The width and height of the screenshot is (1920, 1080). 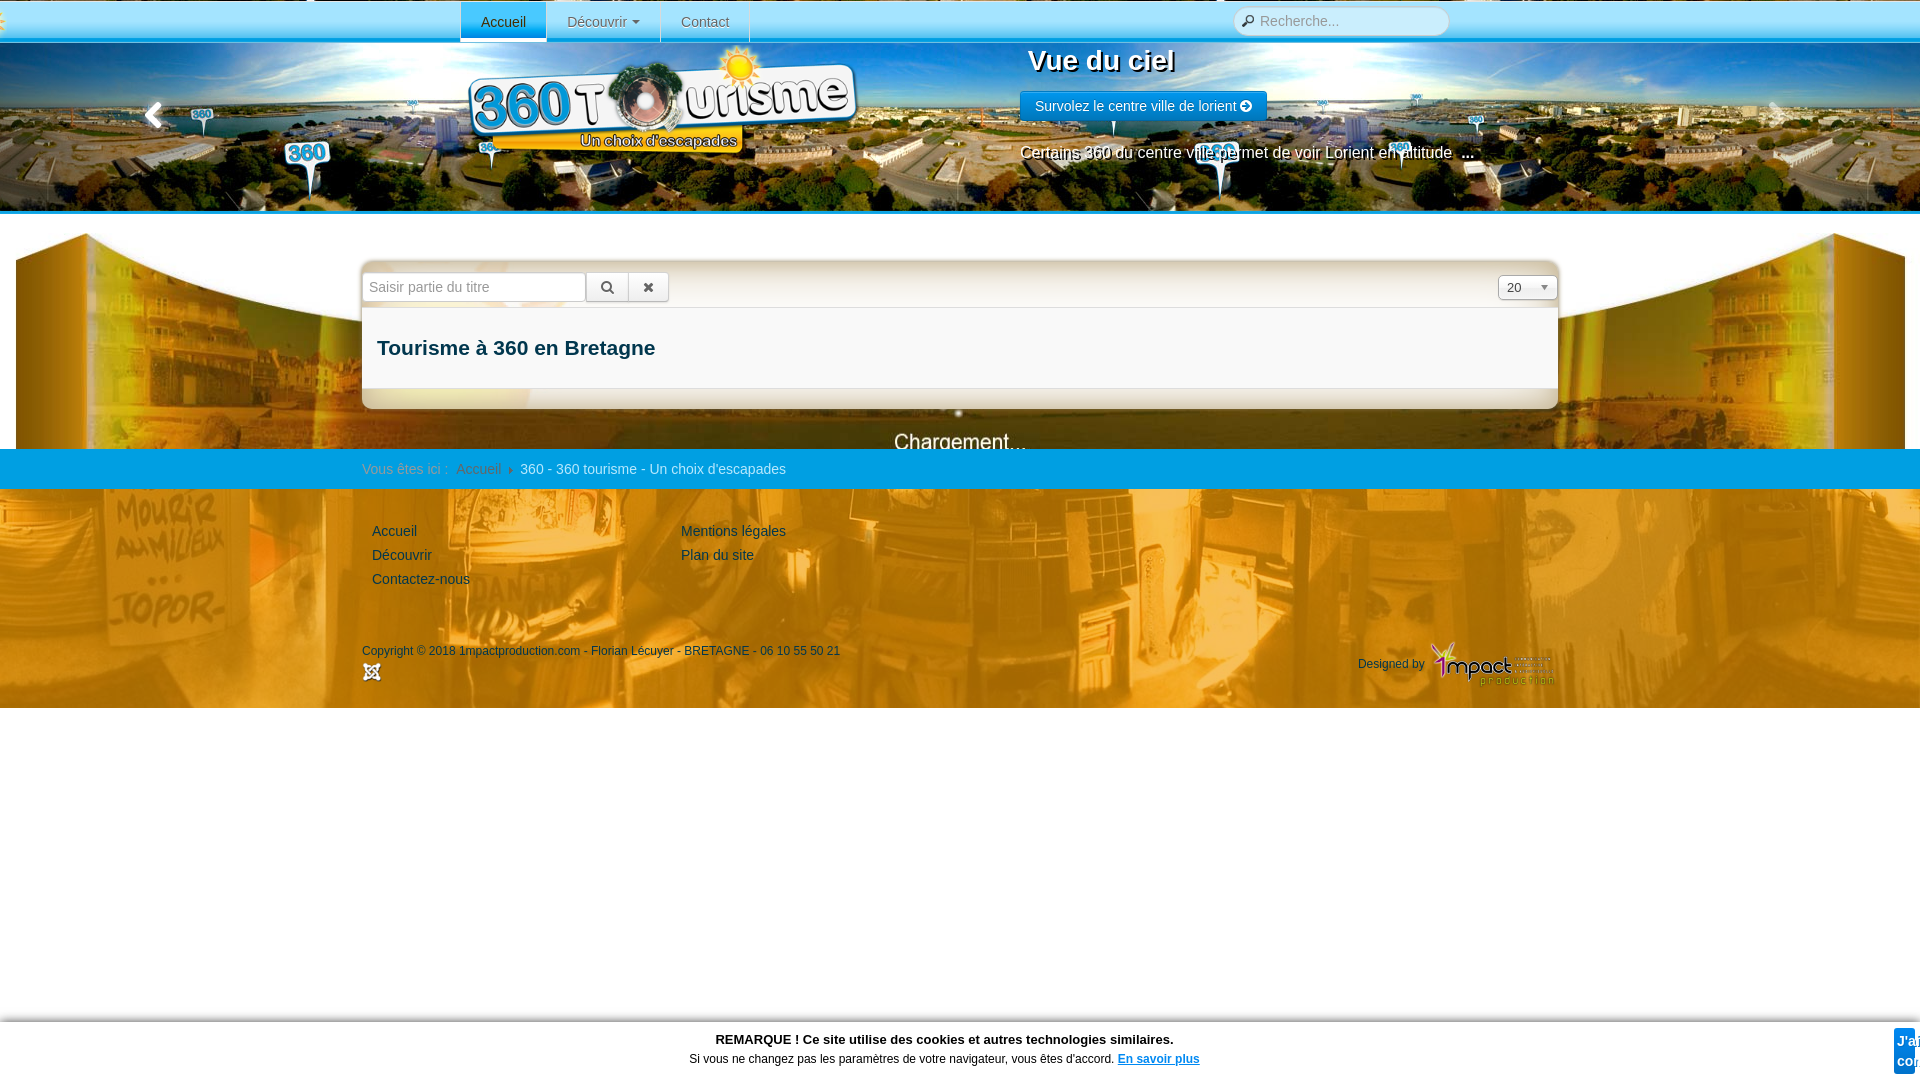 I want to click on '1mpactproduction.com', so click(x=458, y=651).